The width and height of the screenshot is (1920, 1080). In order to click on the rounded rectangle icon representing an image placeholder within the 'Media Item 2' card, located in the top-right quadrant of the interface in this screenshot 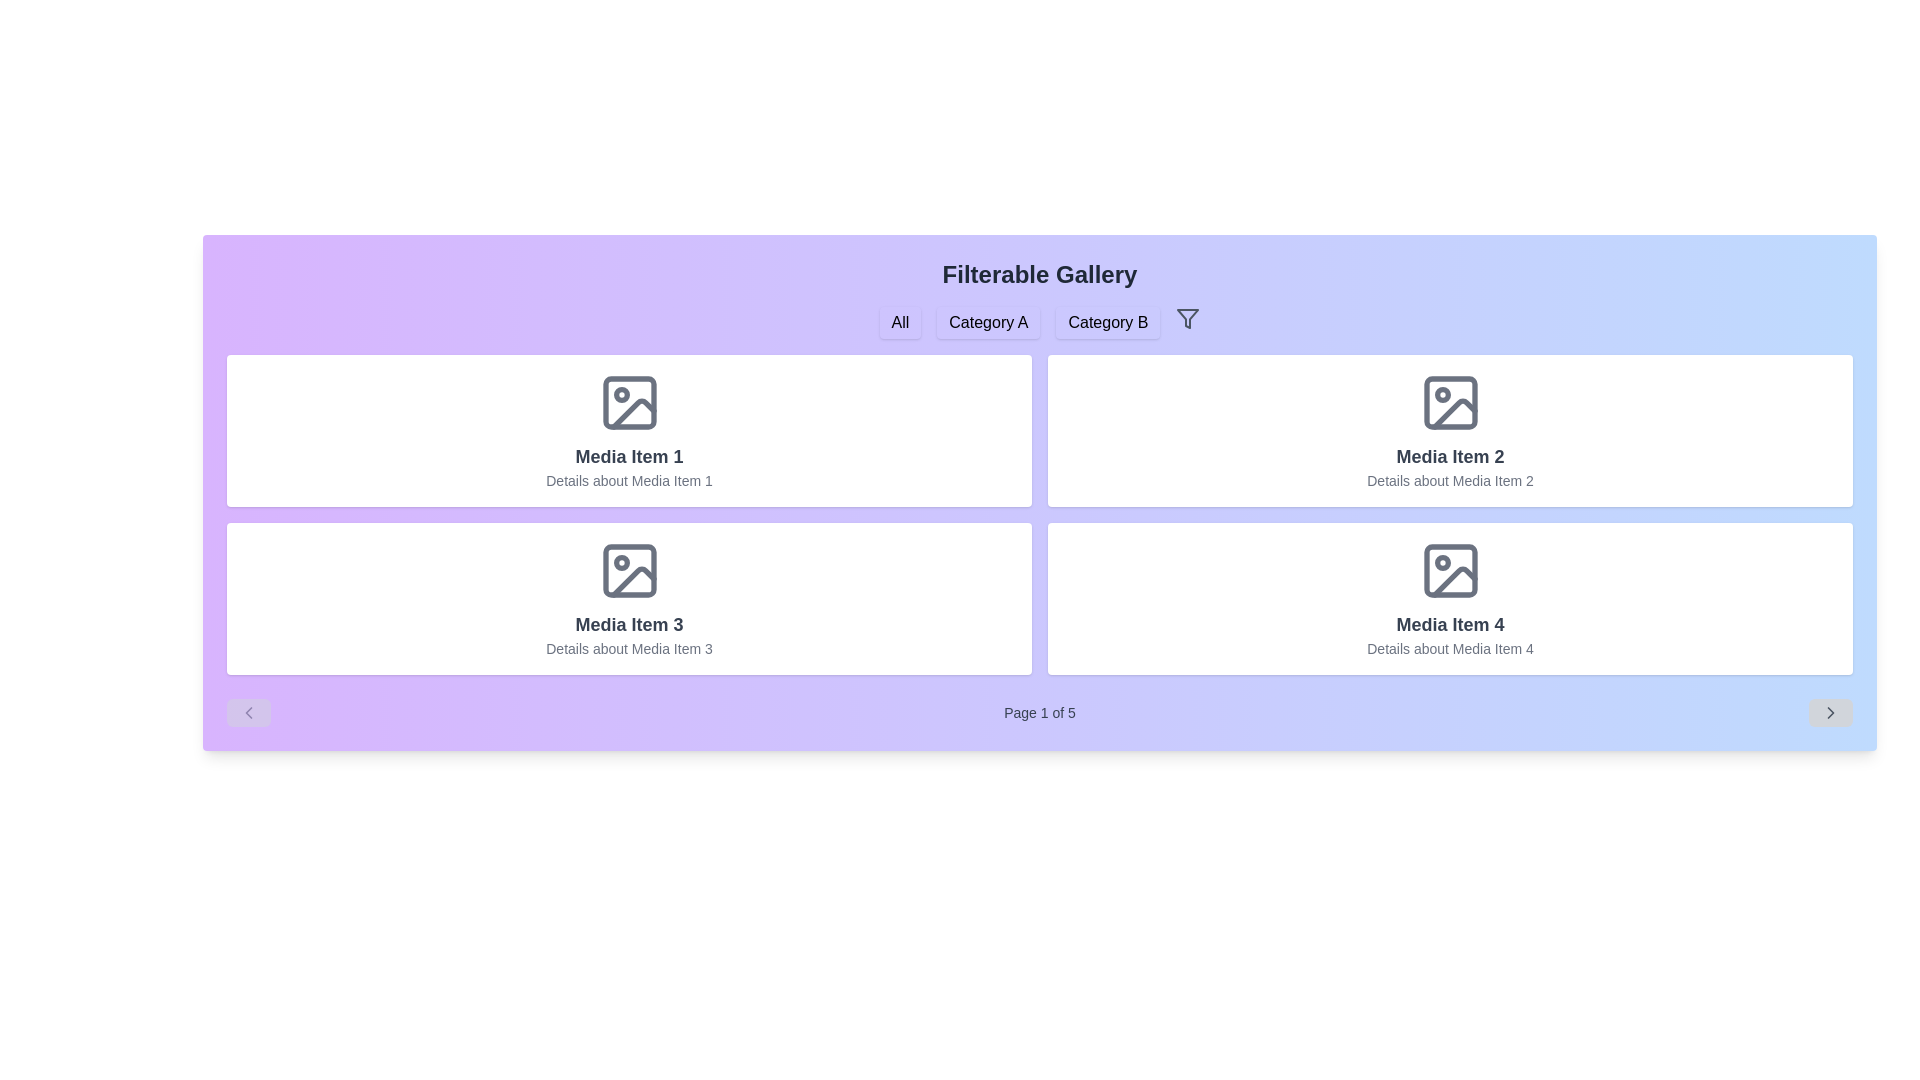, I will do `click(1450, 402)`.